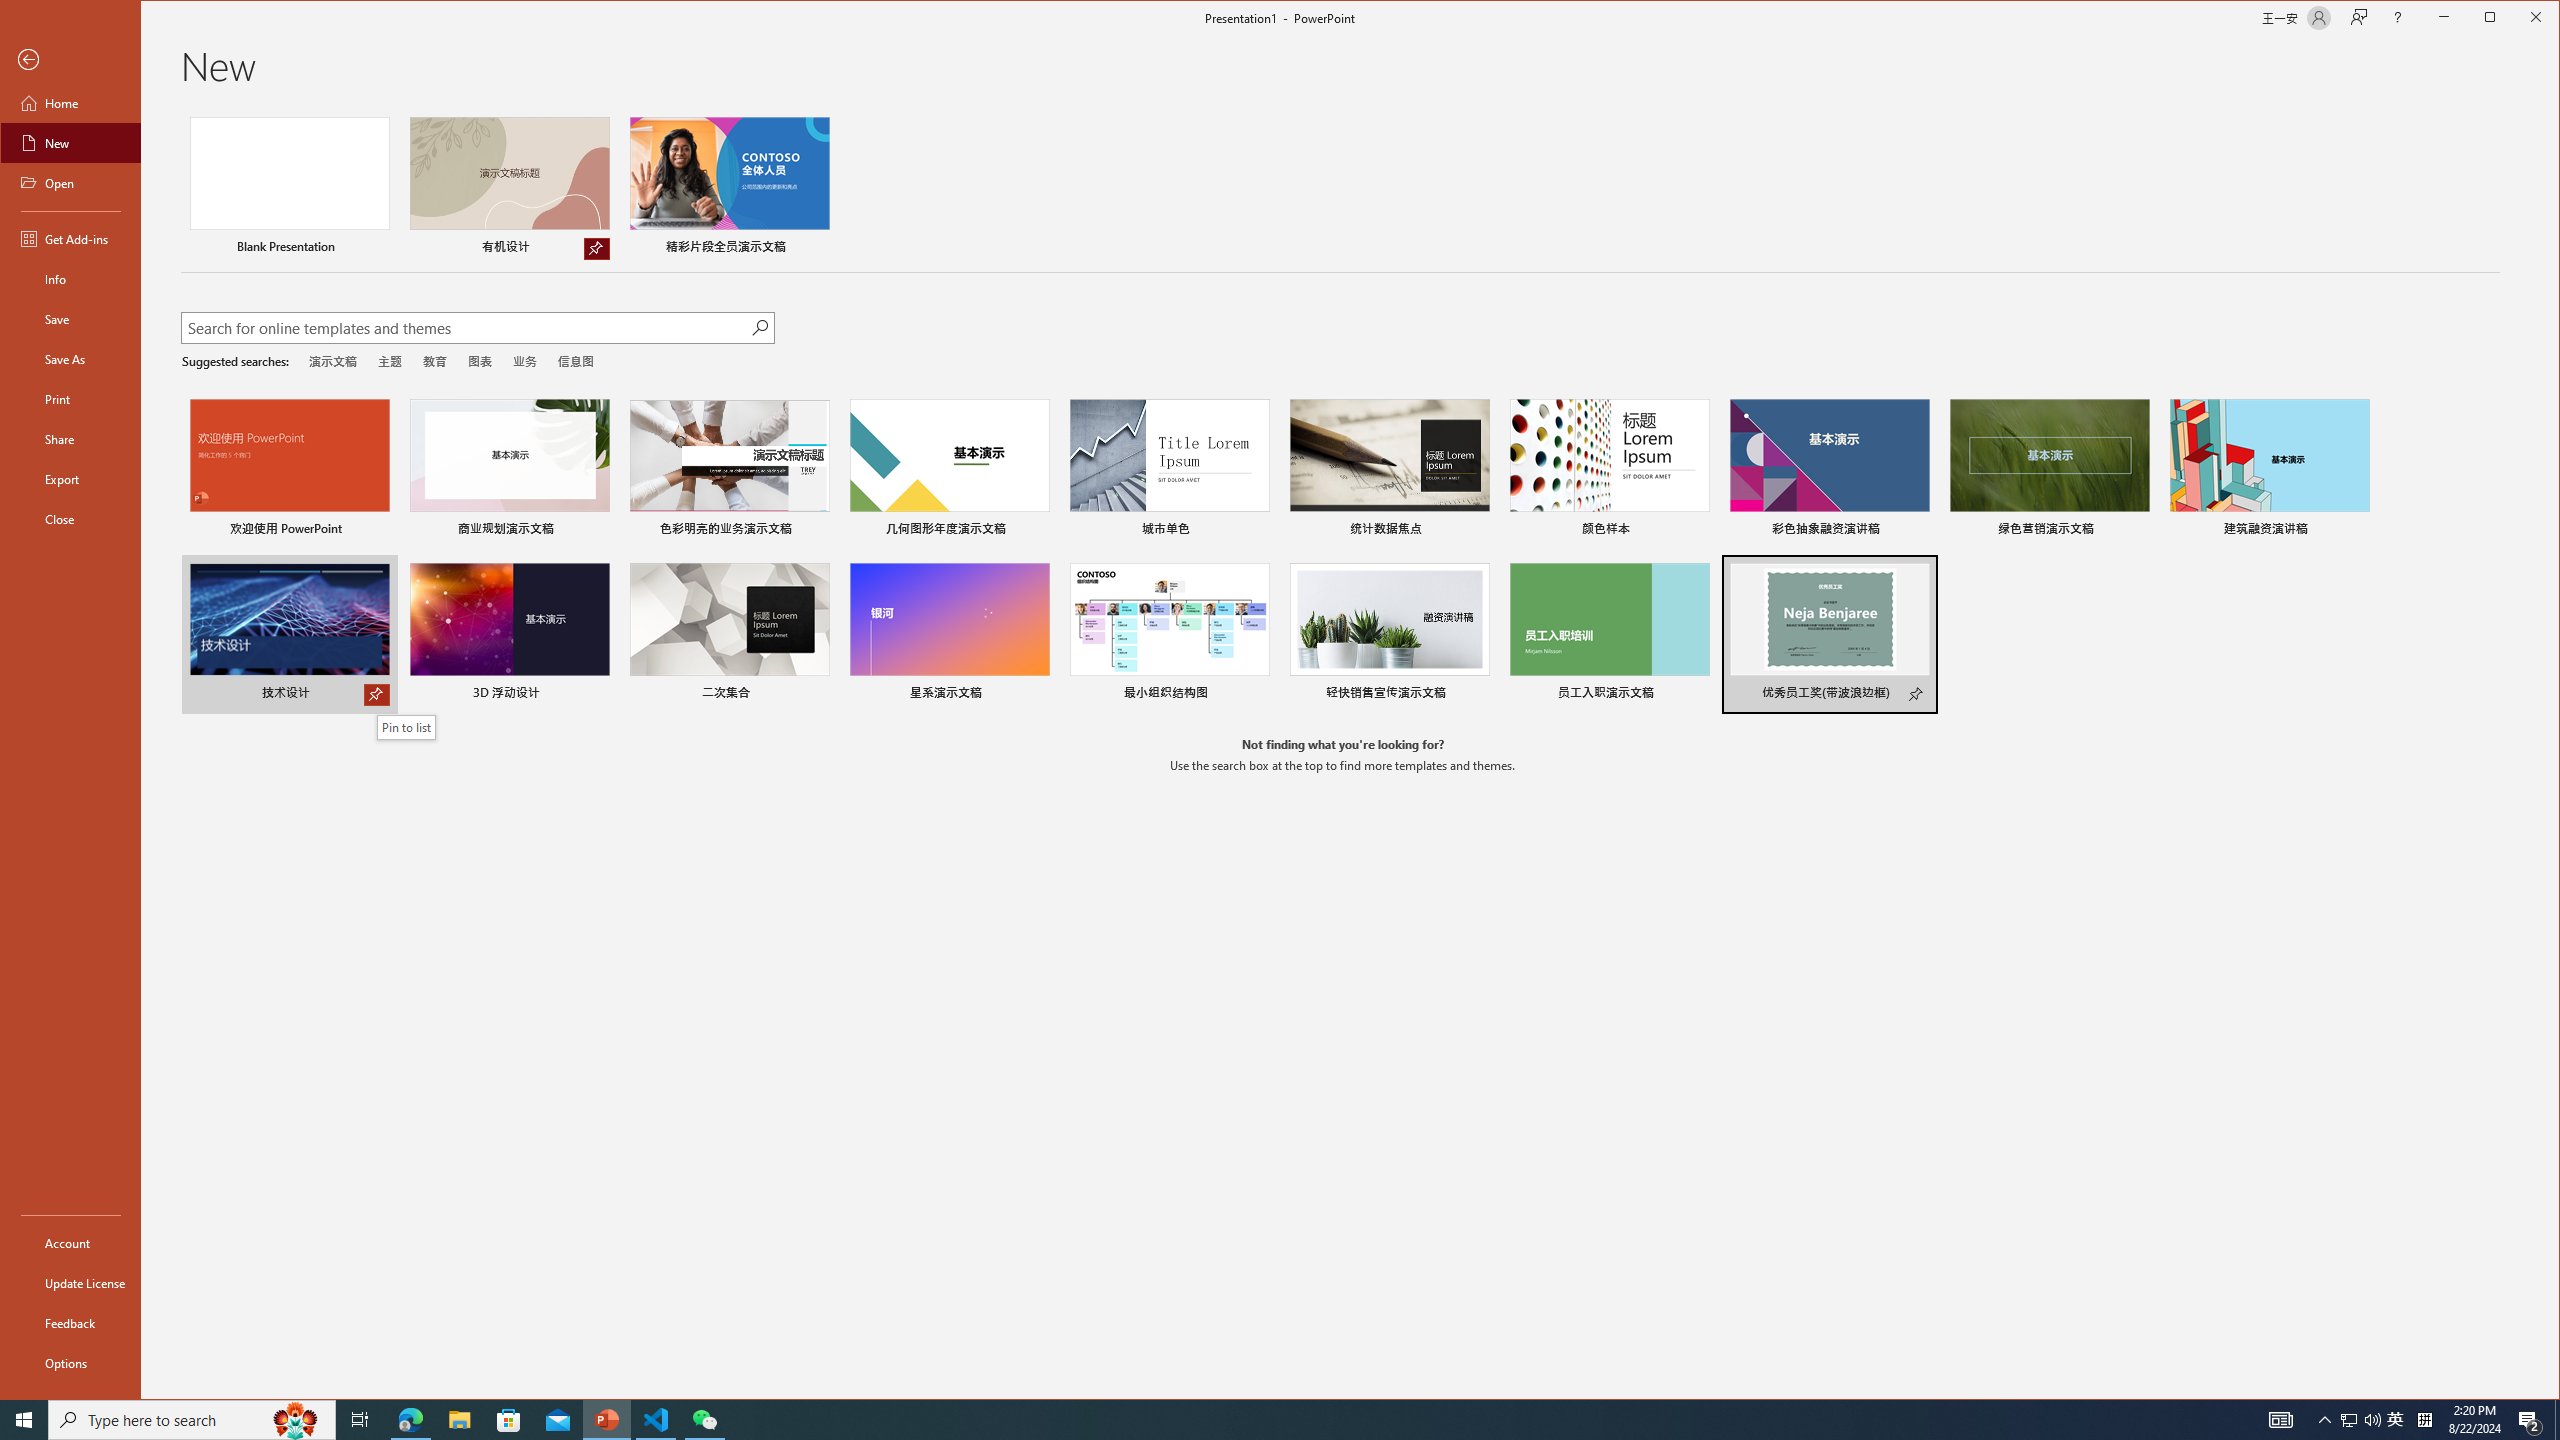  What do you see at coordinates (289, 187) in the screenshot?
I see `'Blank Presentation'` at bounding box center [289, 187].